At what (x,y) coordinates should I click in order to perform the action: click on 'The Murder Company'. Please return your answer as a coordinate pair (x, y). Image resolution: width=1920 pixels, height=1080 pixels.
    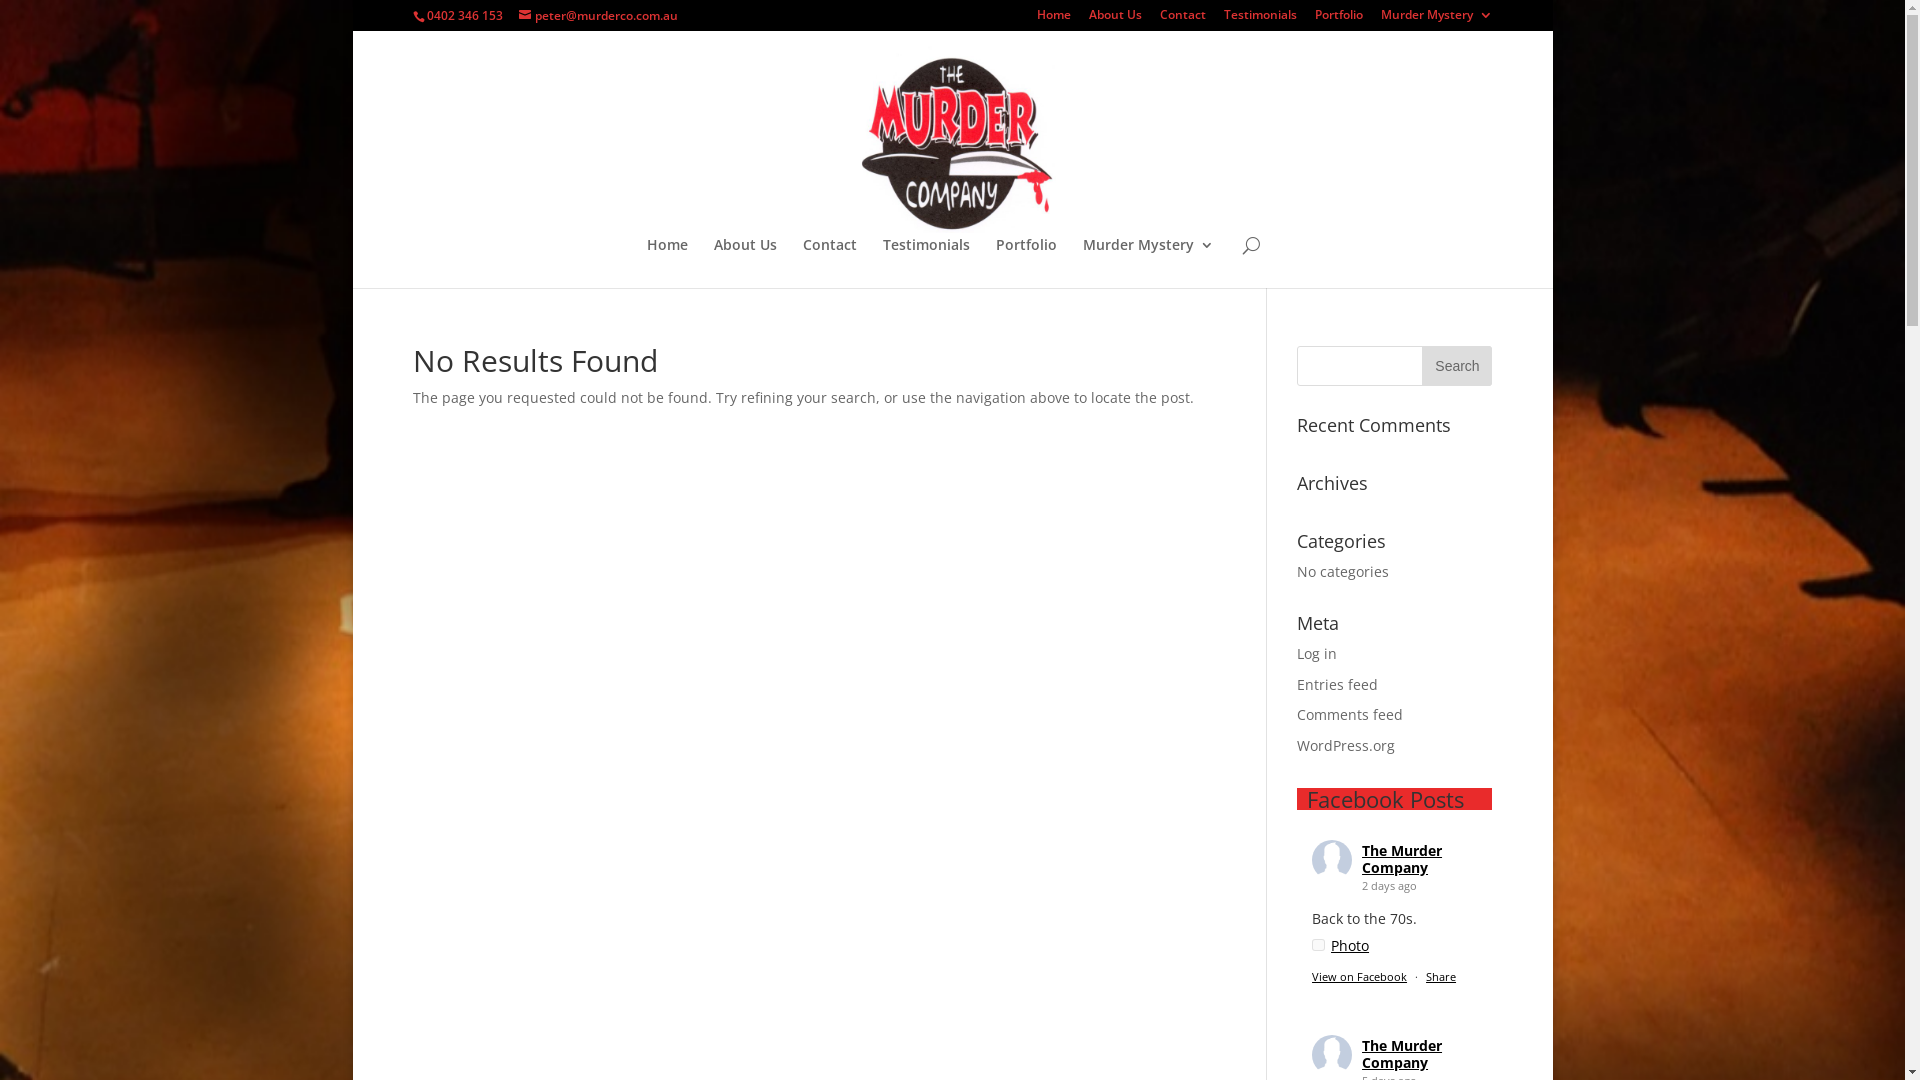
    Looking at the image, I should click on (1400, 1052).